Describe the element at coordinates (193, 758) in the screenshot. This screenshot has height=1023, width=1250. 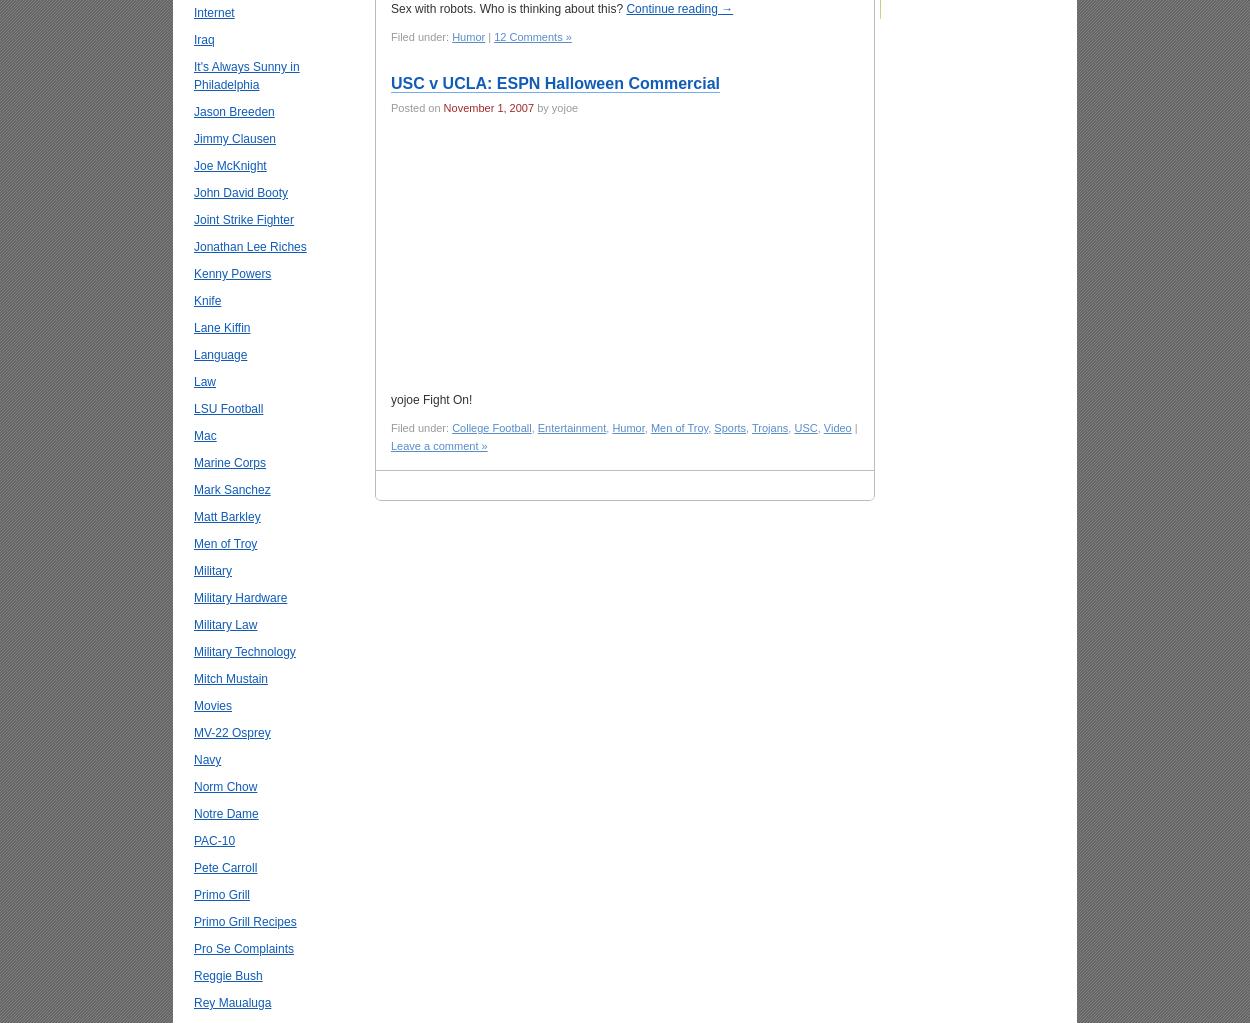
I see `'Navy'` at that location.